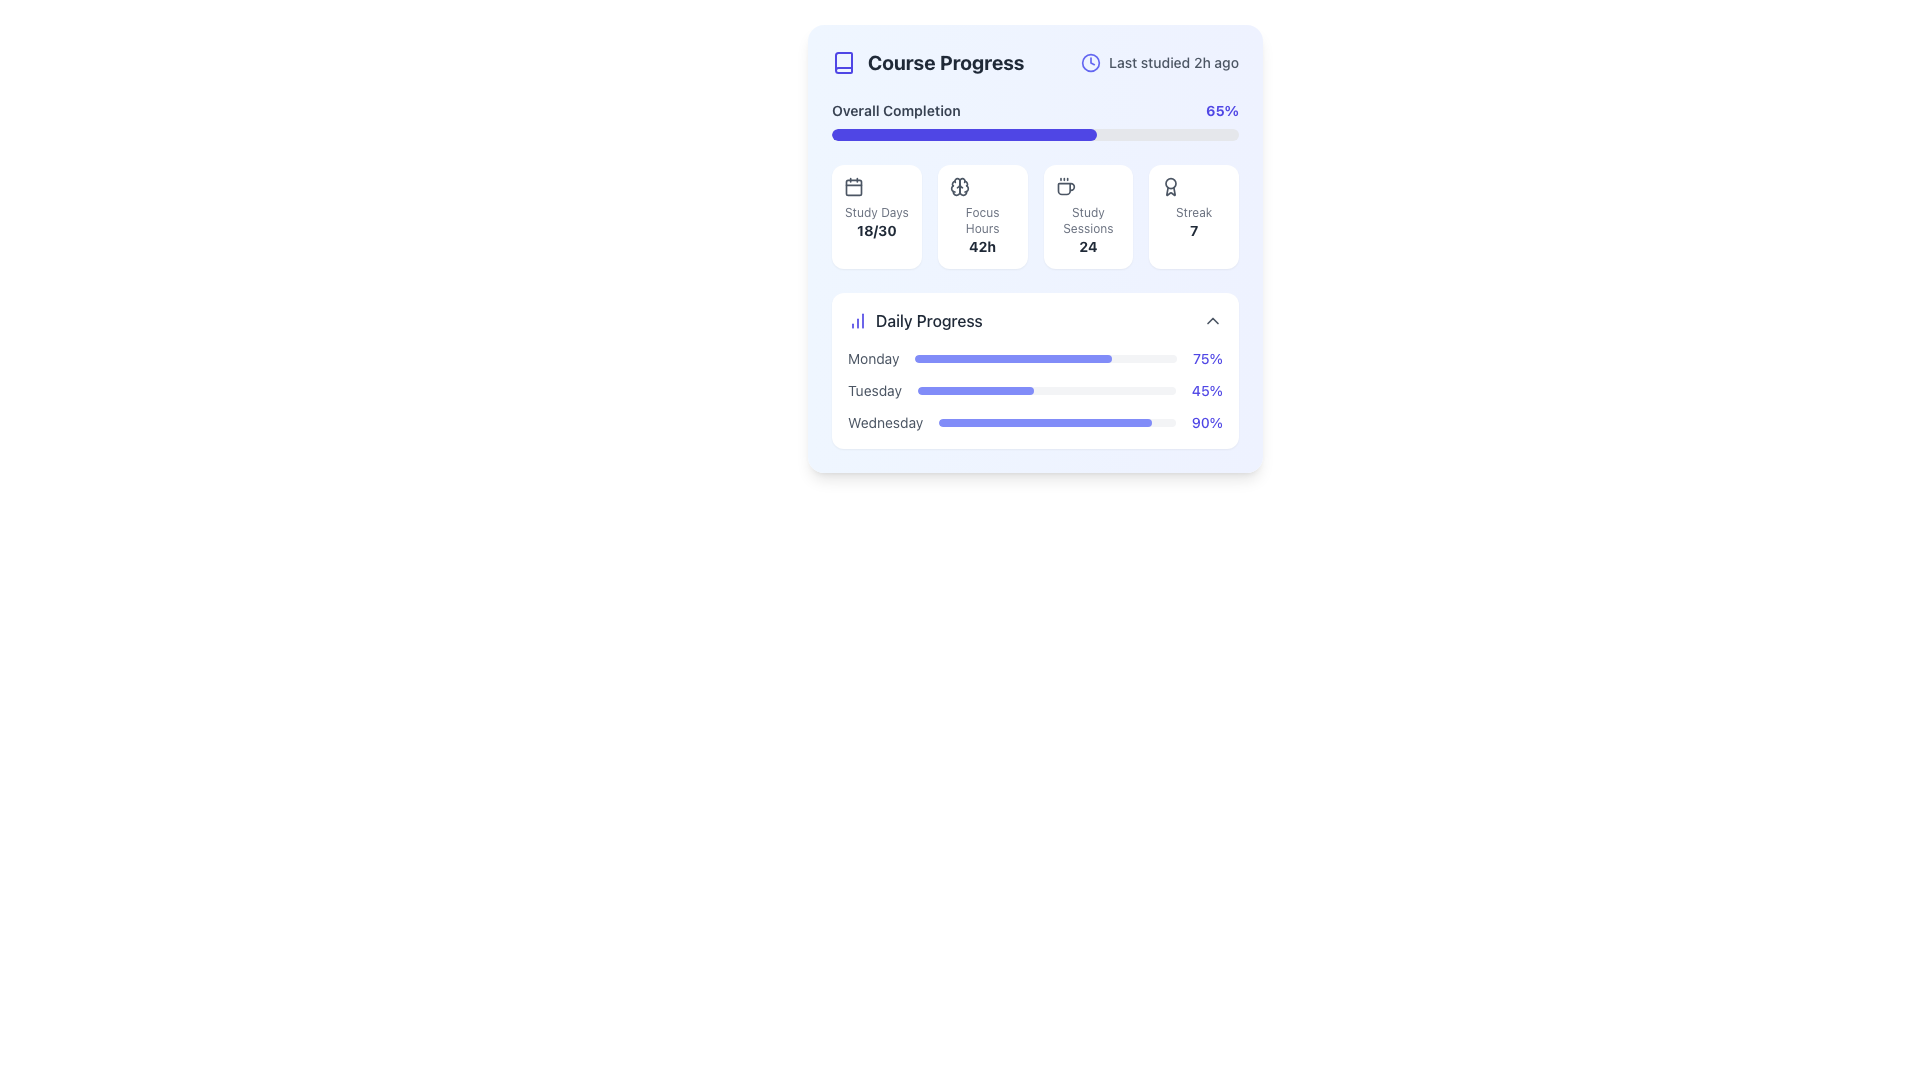 The height and width of the screenshot is (1080, 1920). Describe the element at coordinates (1212, 319) in the screenshot. I see `the downward-facing chevron icon next to the 'Daily Progress' section header` at that location.